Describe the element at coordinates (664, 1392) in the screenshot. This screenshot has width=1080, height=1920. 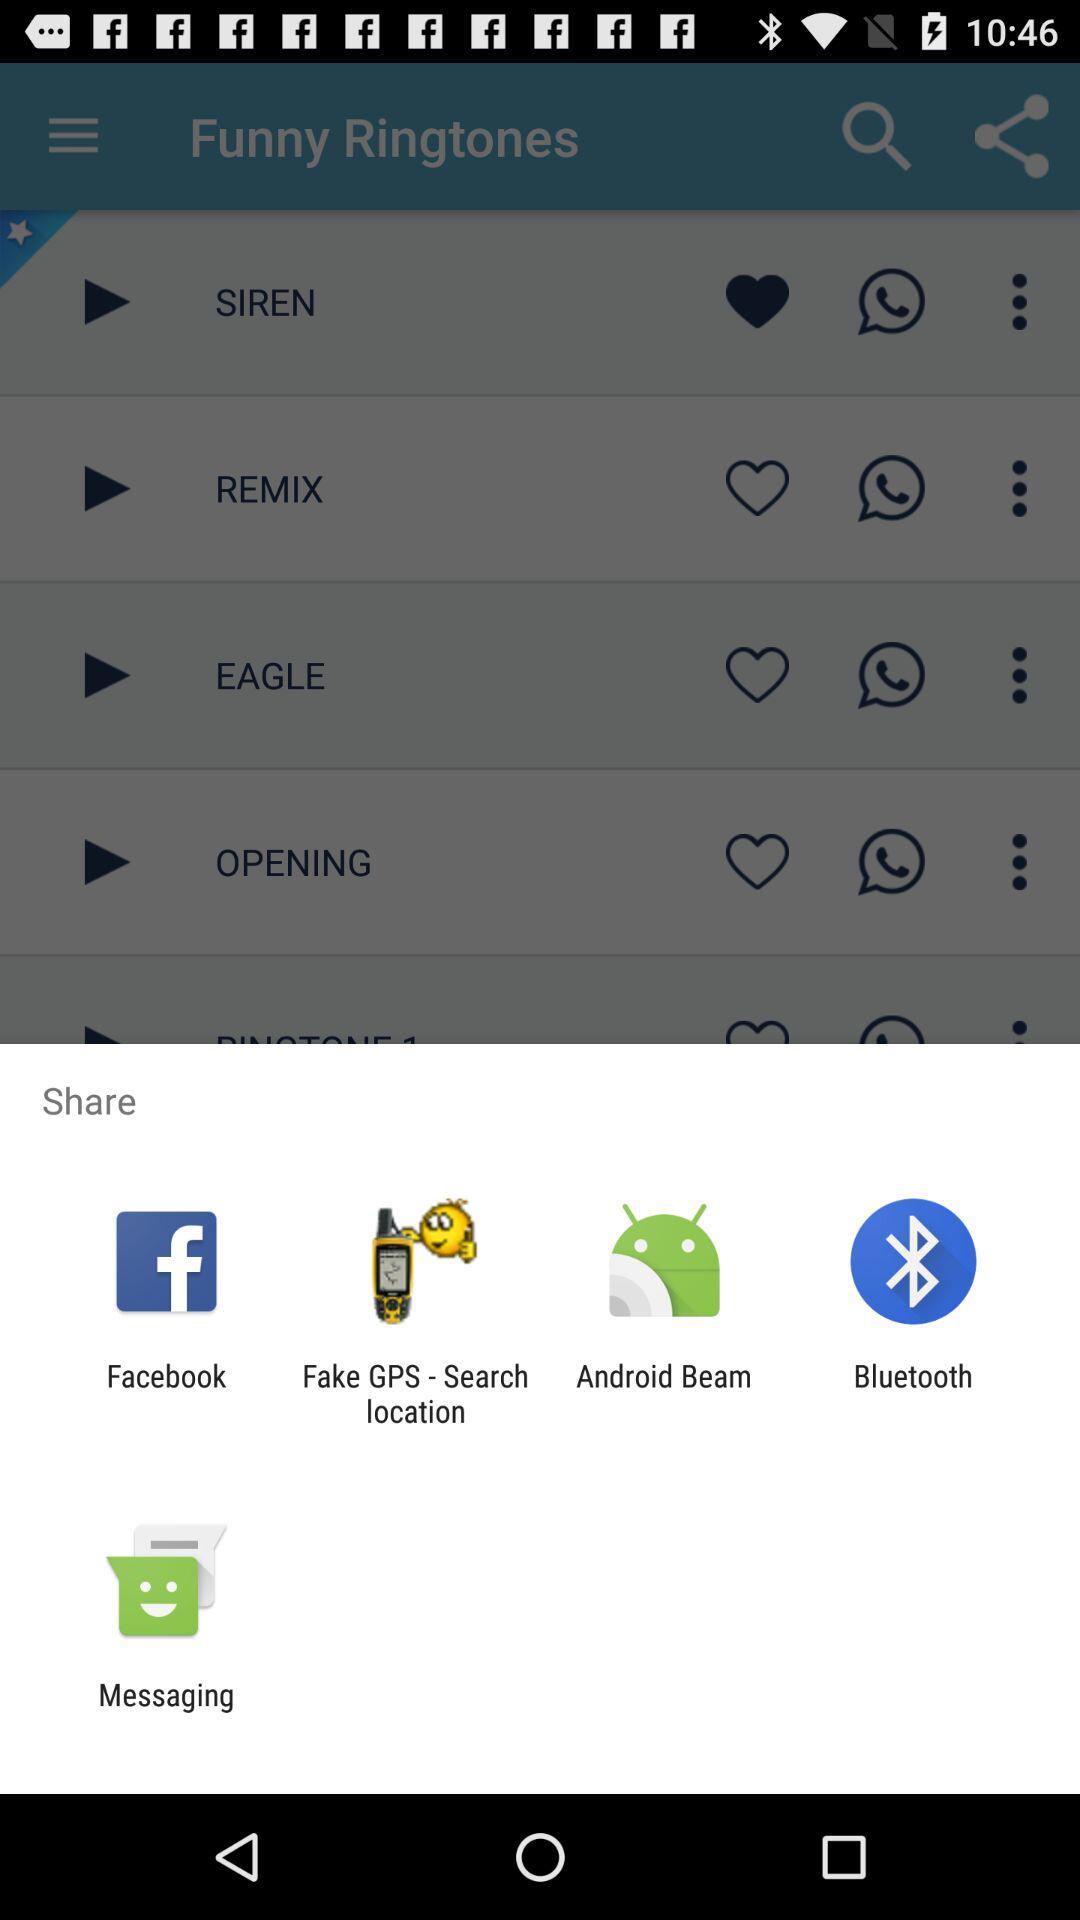
I see `the android beam` at that location.